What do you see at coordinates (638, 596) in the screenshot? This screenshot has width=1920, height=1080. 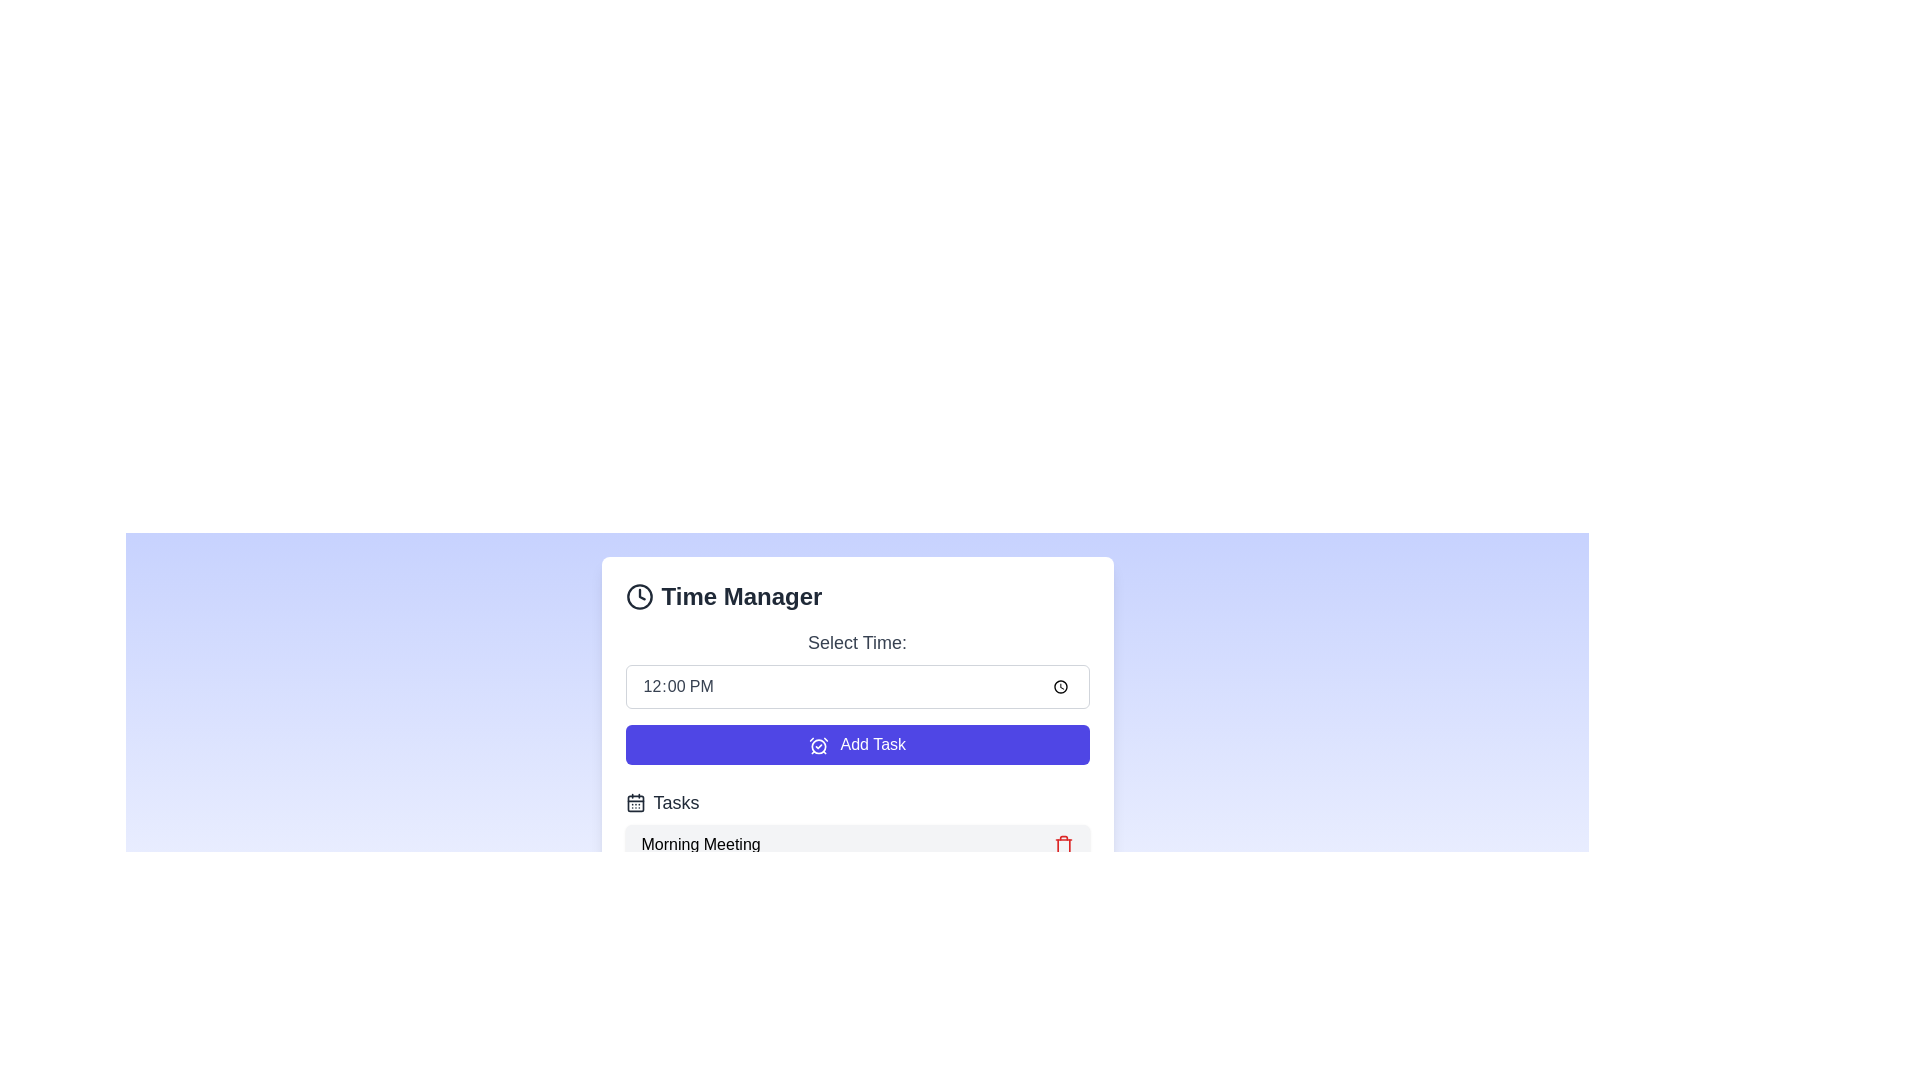 I see `the clock icon located to the left of the 'Time Manager' text in the heading section` at bounding box center [638, 596].